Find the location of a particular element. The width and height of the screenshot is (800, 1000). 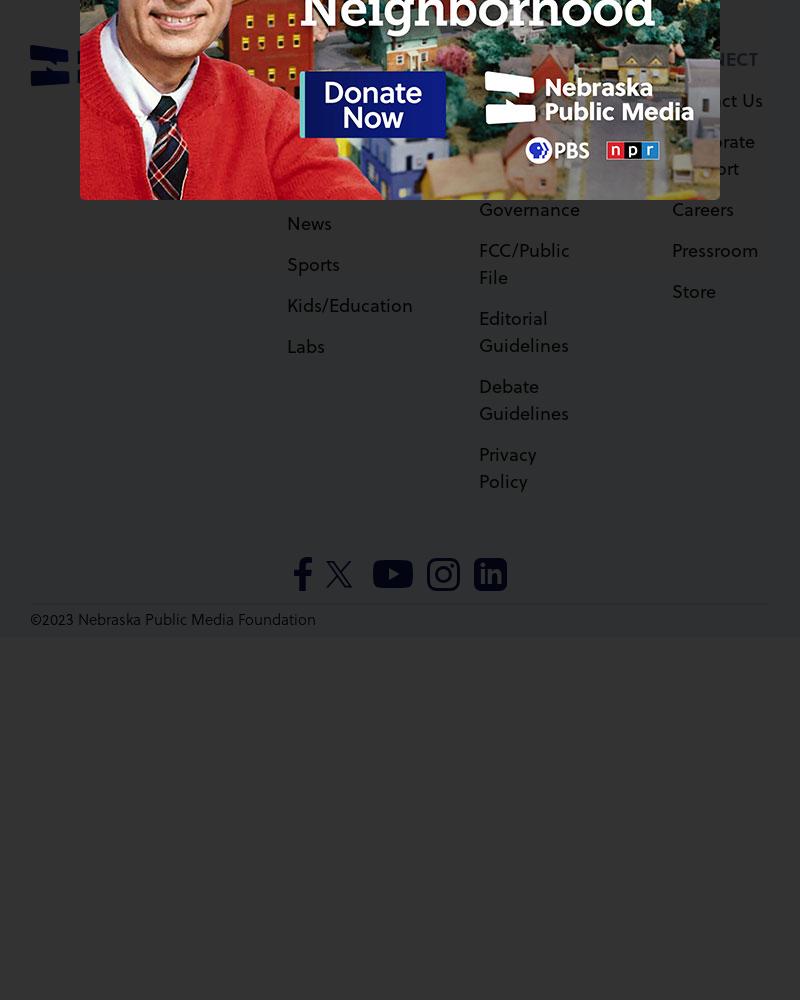

'News' is located at coordinates (307, 220).